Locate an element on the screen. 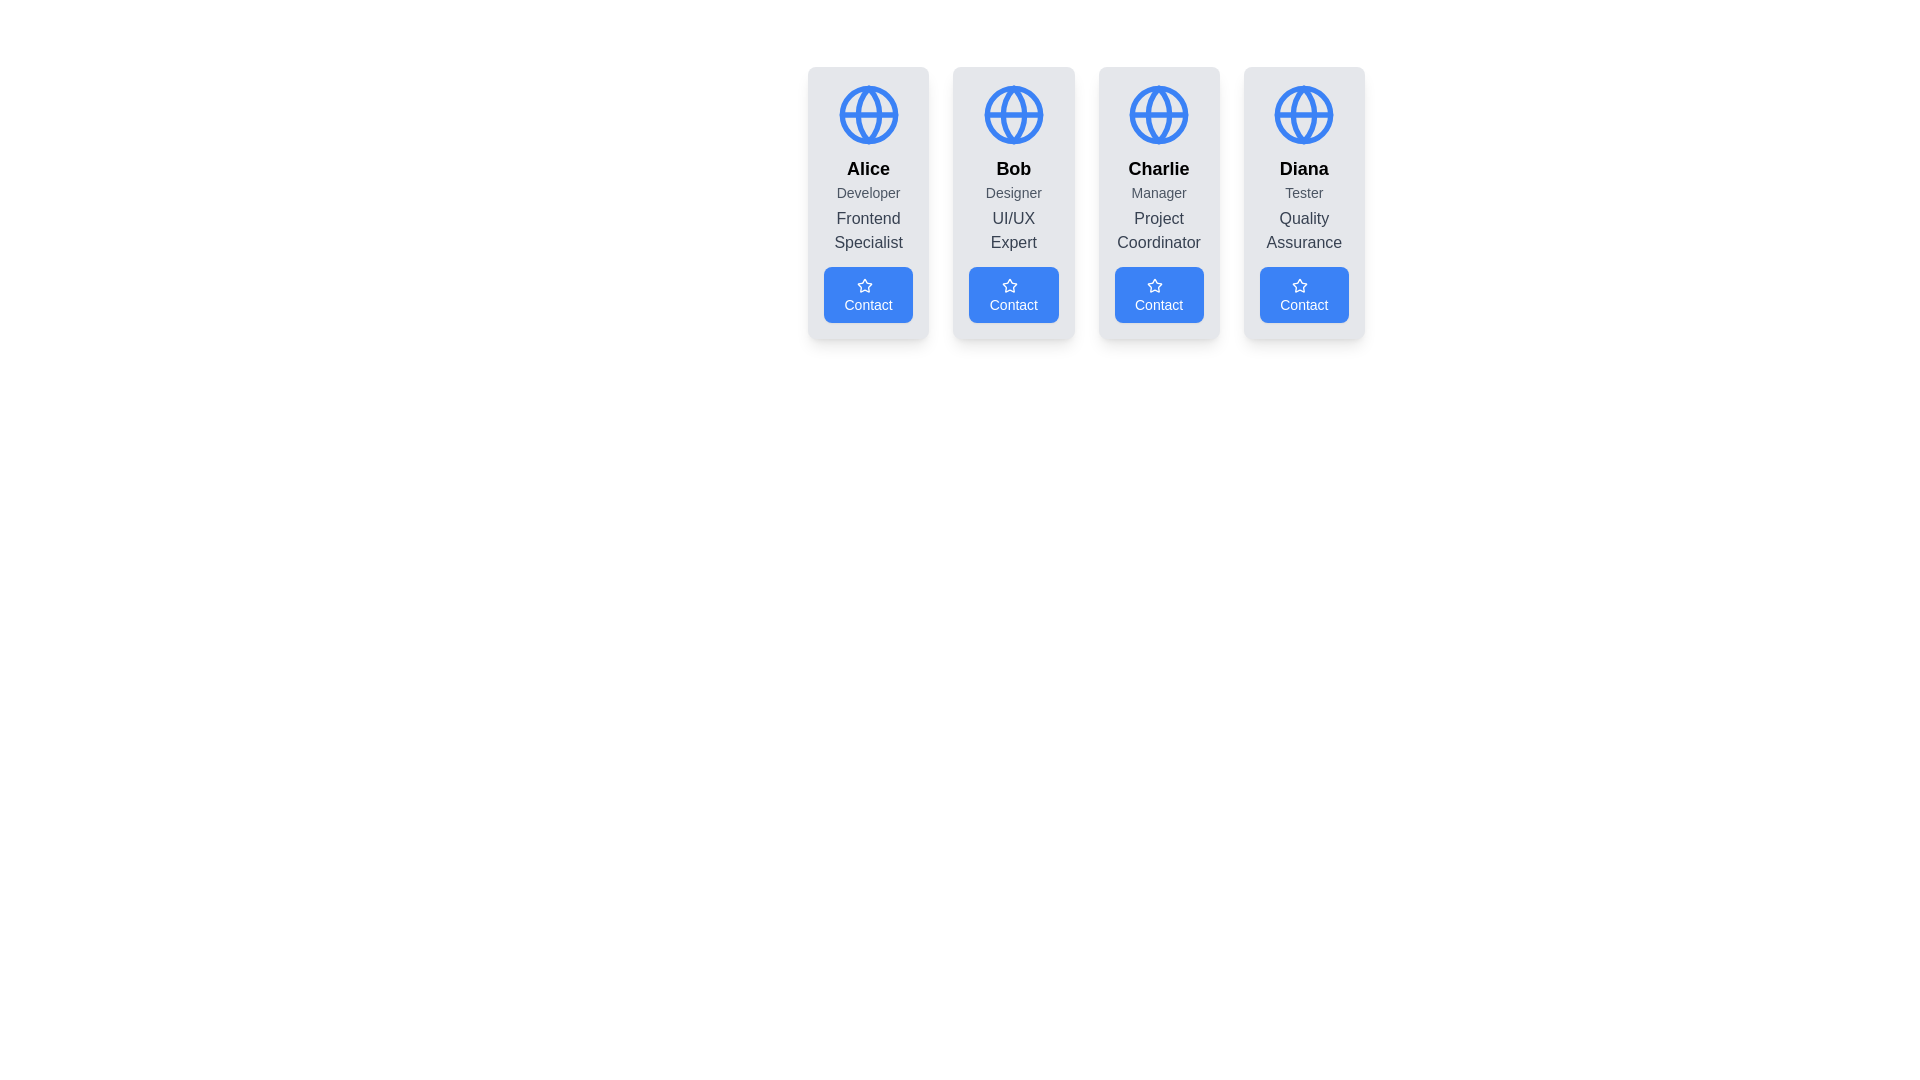 The width and height of the screenshot is (1920, 1080). the globe decorative icon located at the top of the 'Diana' card, which visually represents global concepts and is positioned above the text 'Tester' and 'Quality Assurance.' is located at coordinates (1304, 115).